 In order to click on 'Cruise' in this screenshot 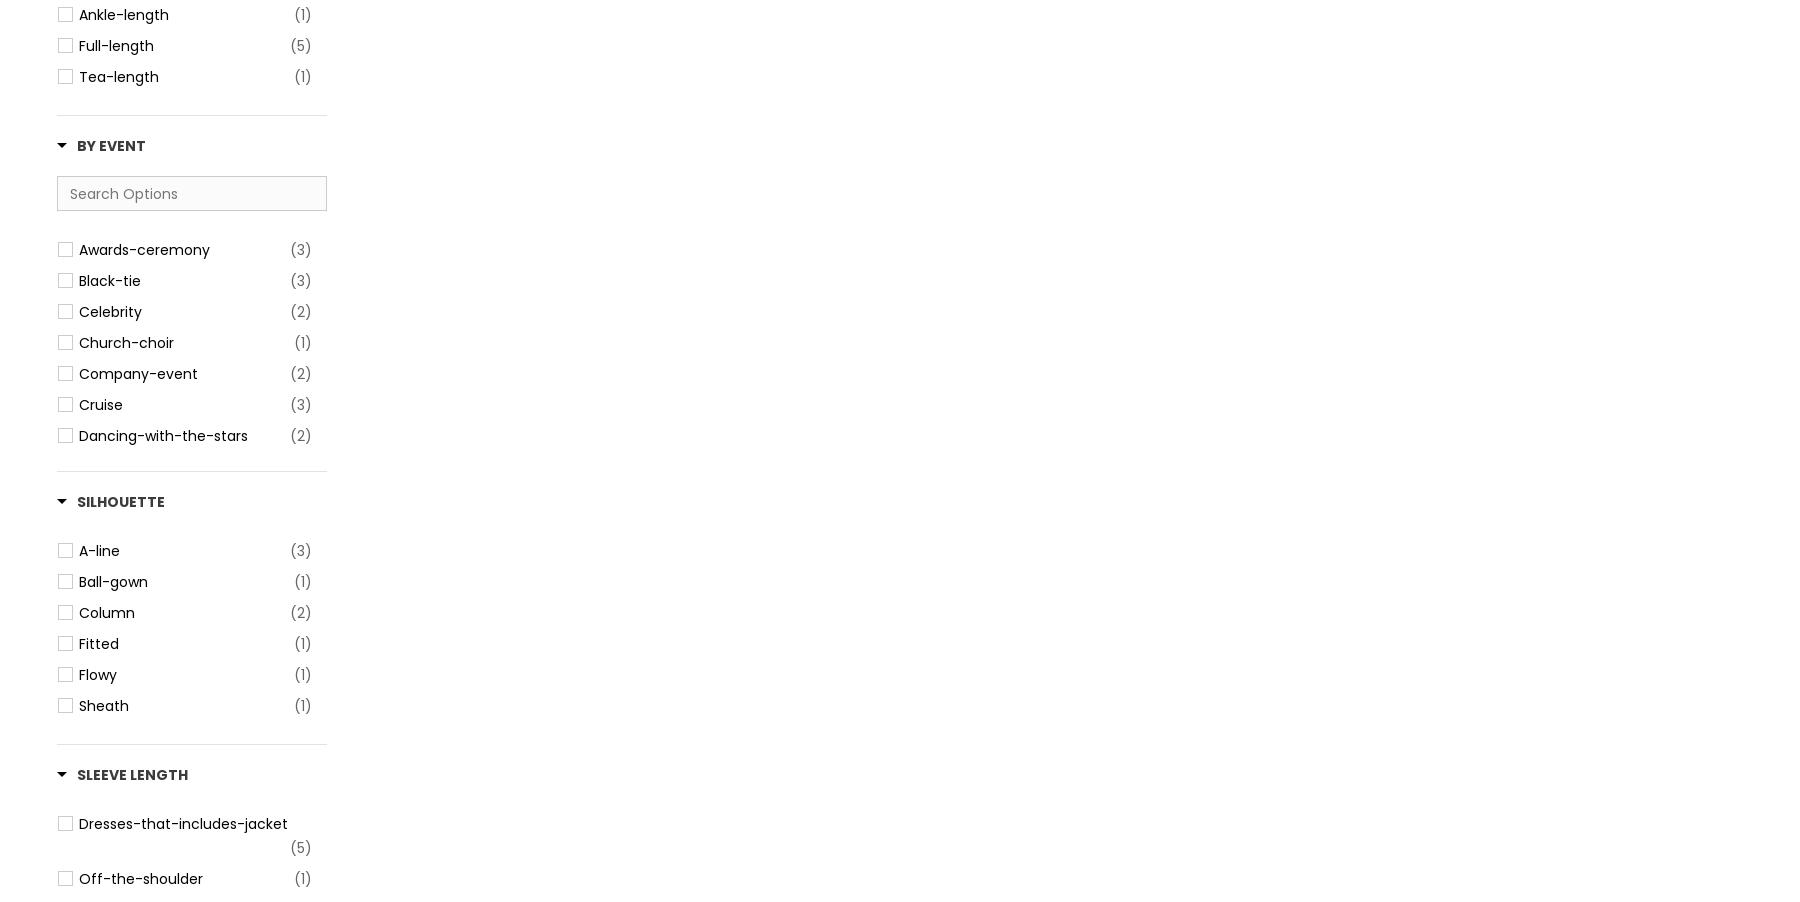, I will do `click(78, 404)`.